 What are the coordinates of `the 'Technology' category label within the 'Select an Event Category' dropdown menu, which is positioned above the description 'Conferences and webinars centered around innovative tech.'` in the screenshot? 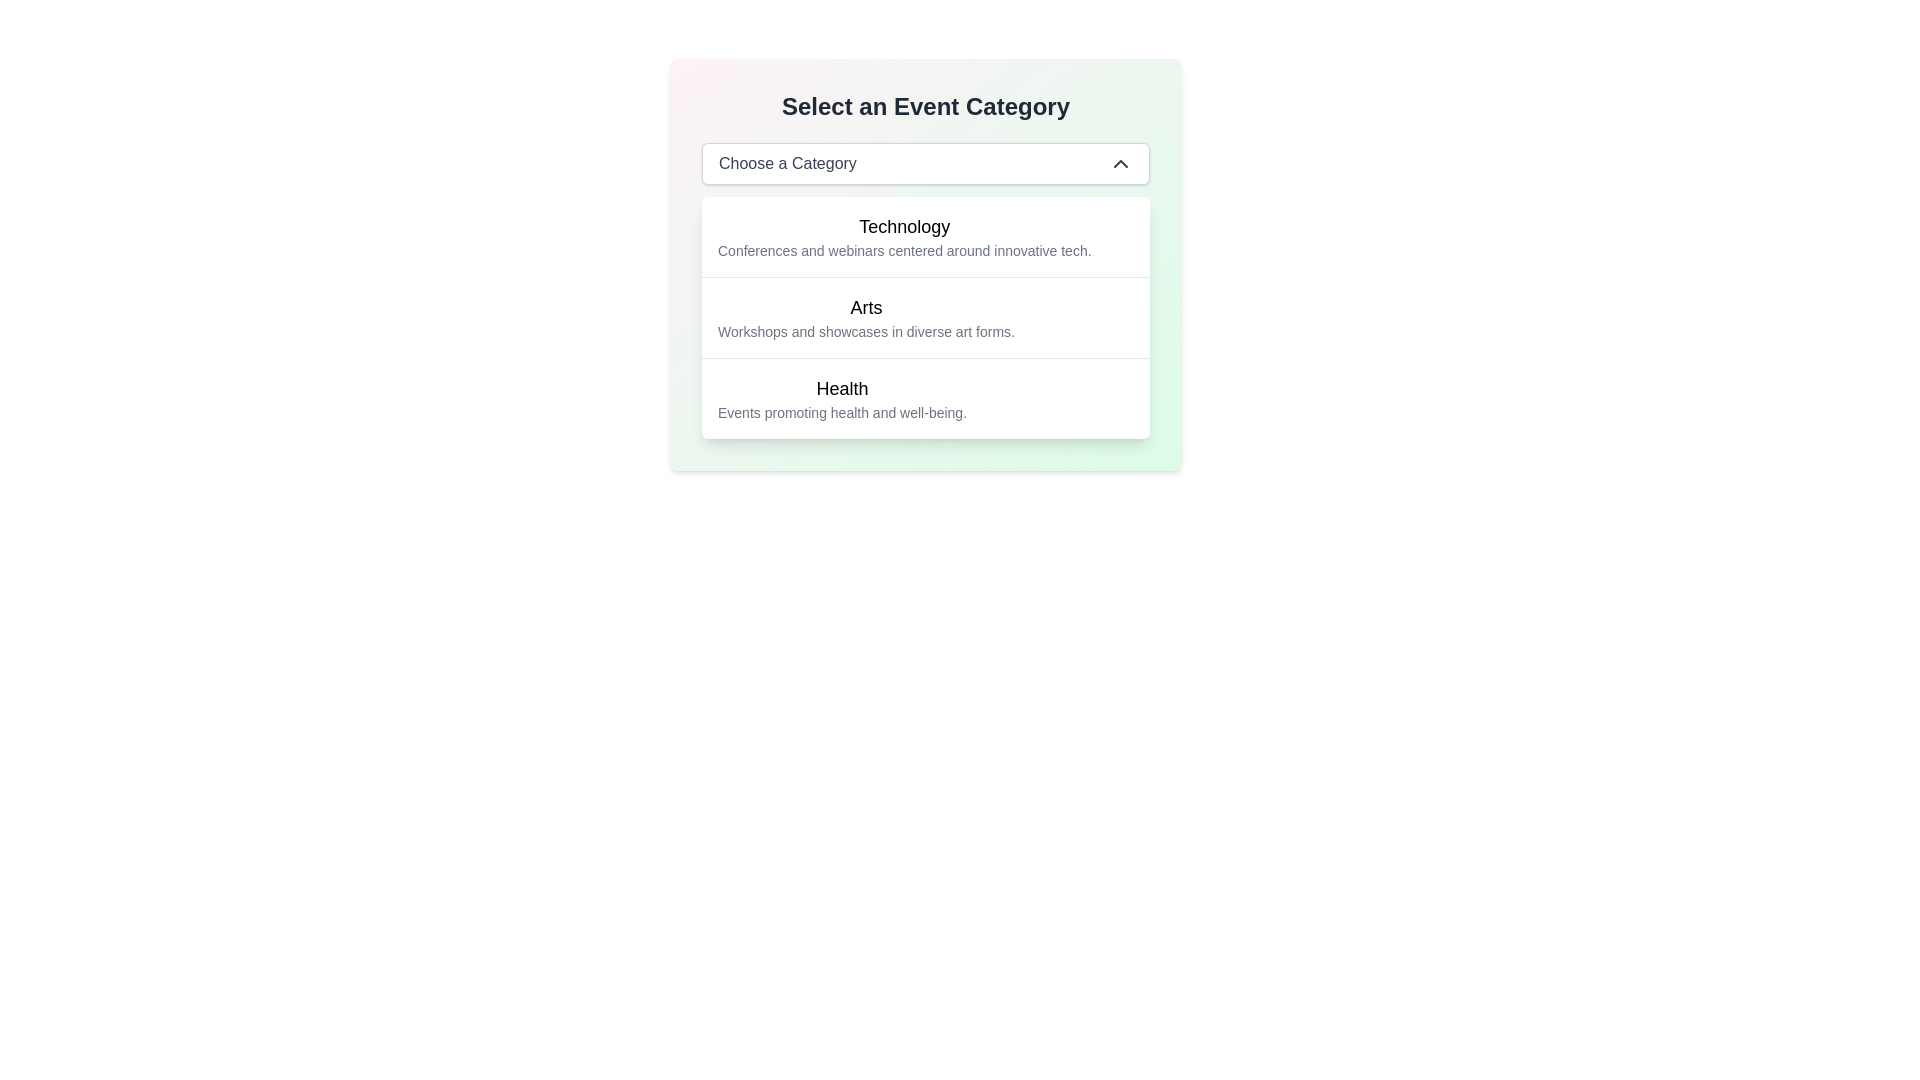 It's located at (903, 226).